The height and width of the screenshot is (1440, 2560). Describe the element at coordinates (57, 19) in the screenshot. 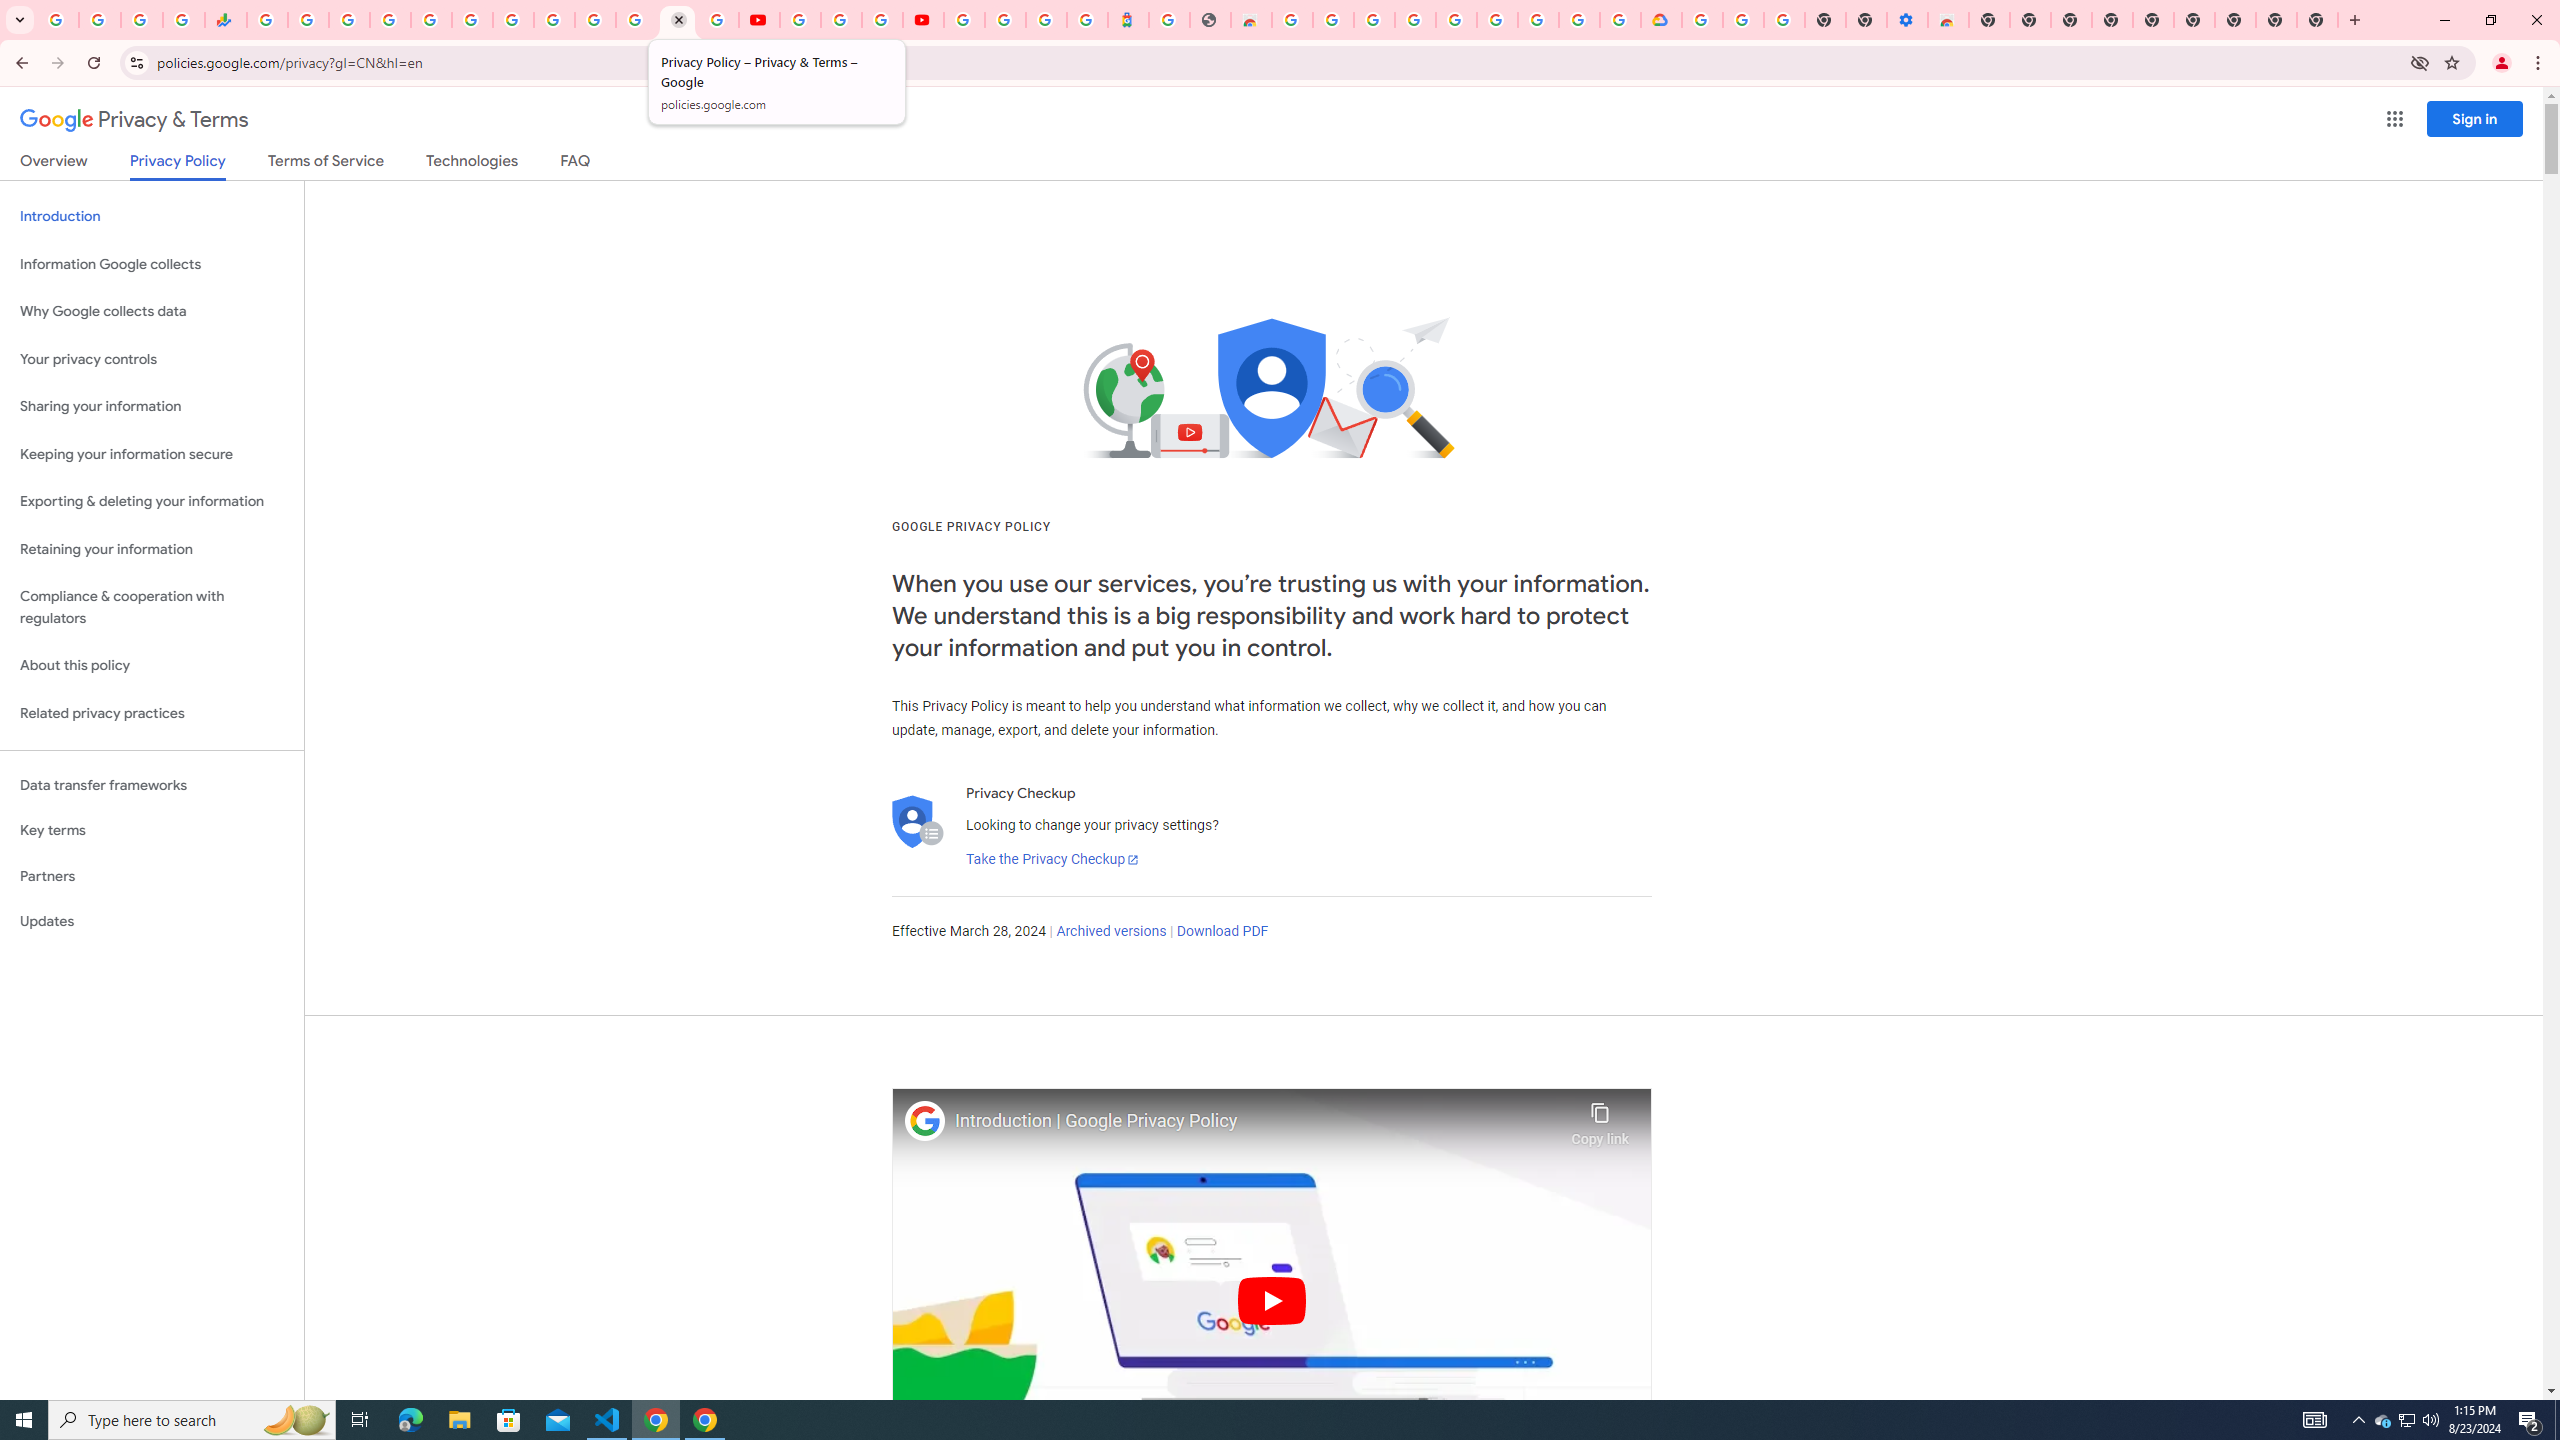

I see `'Google Workspace Admin Community'` at that location.